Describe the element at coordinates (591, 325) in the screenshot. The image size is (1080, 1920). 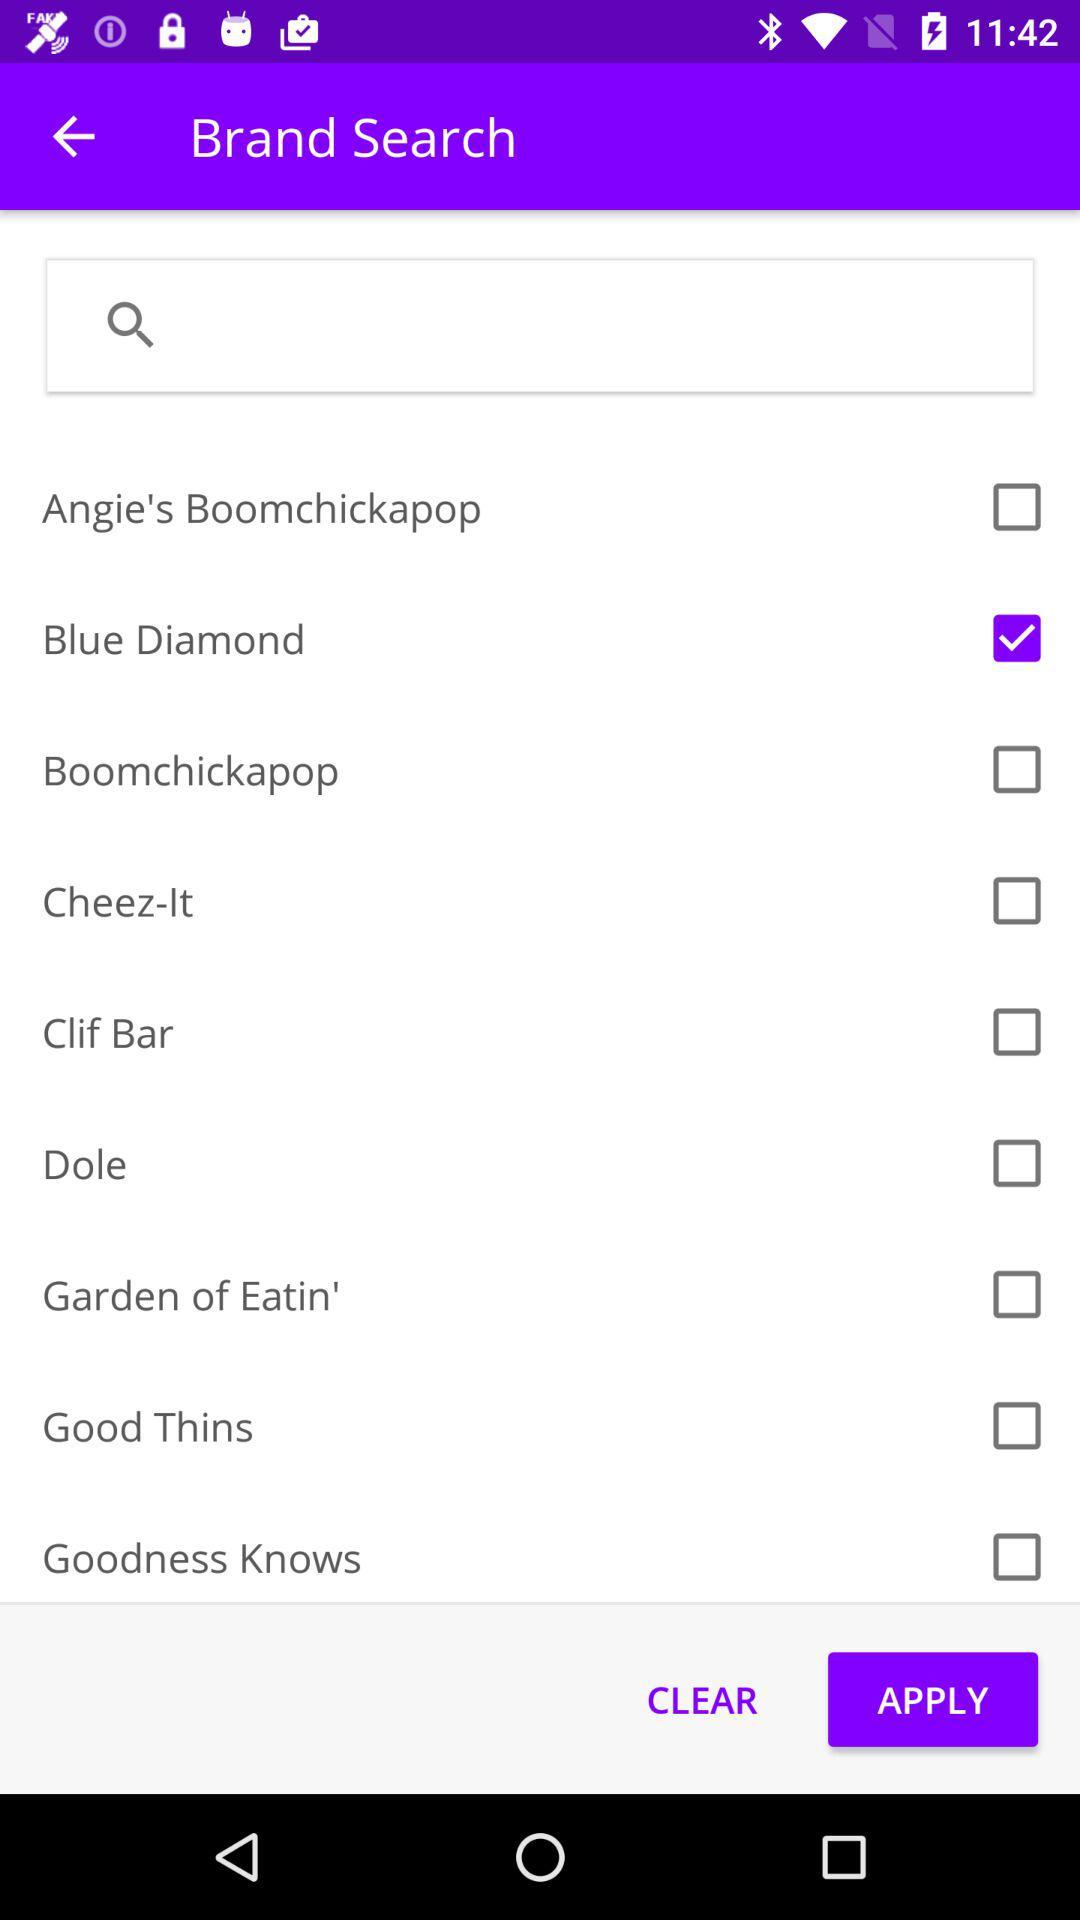
I see `search section` at that location.